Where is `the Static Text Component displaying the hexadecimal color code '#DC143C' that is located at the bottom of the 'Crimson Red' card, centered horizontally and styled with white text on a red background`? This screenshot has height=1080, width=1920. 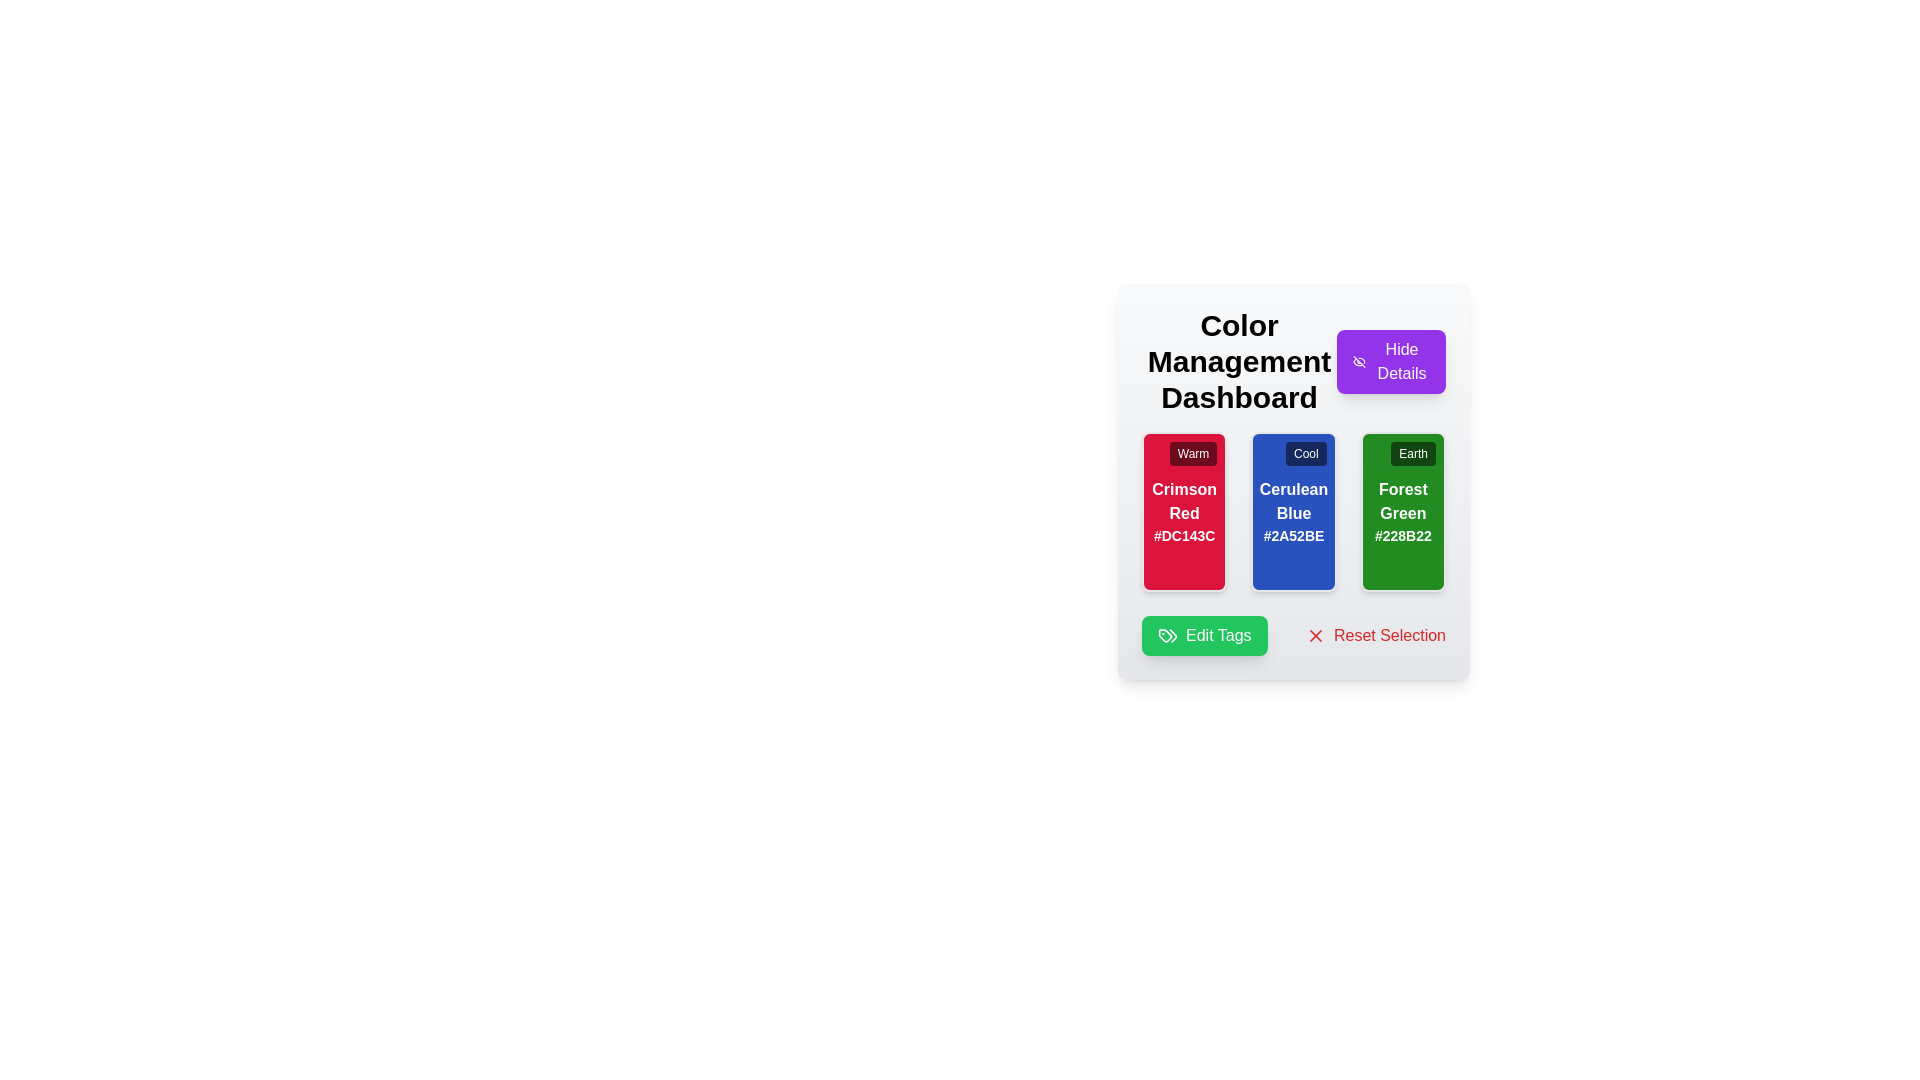 the Static Text Component displaying the hexadecimal color code '#DC143C' that is located at the bottom of the 'Crimson Red' card, centered horizontally and styled with white text on a red background is located at coordinates (1184, 535).